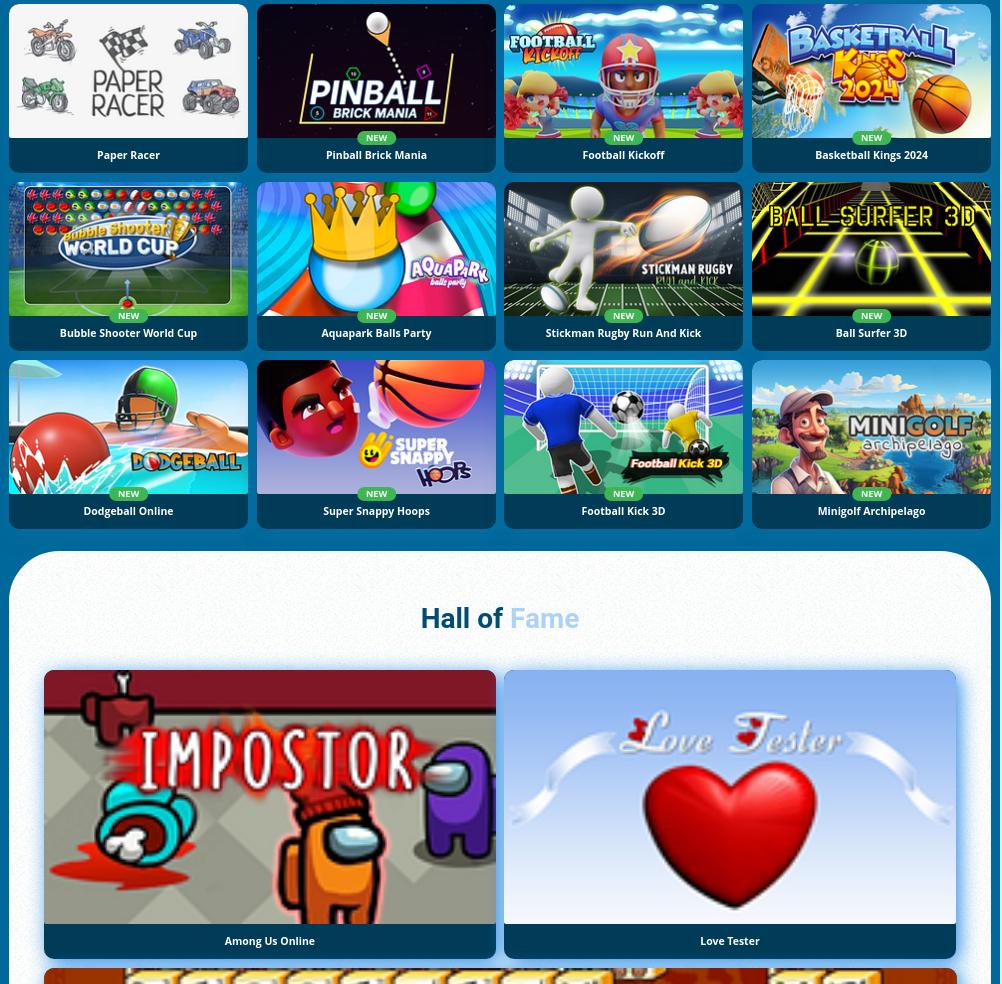 The width and height of the screenshot is (1002, 984). Describe the element at coordinates (464, 618) in the screenshot. I see `'Hall of'` at that location.